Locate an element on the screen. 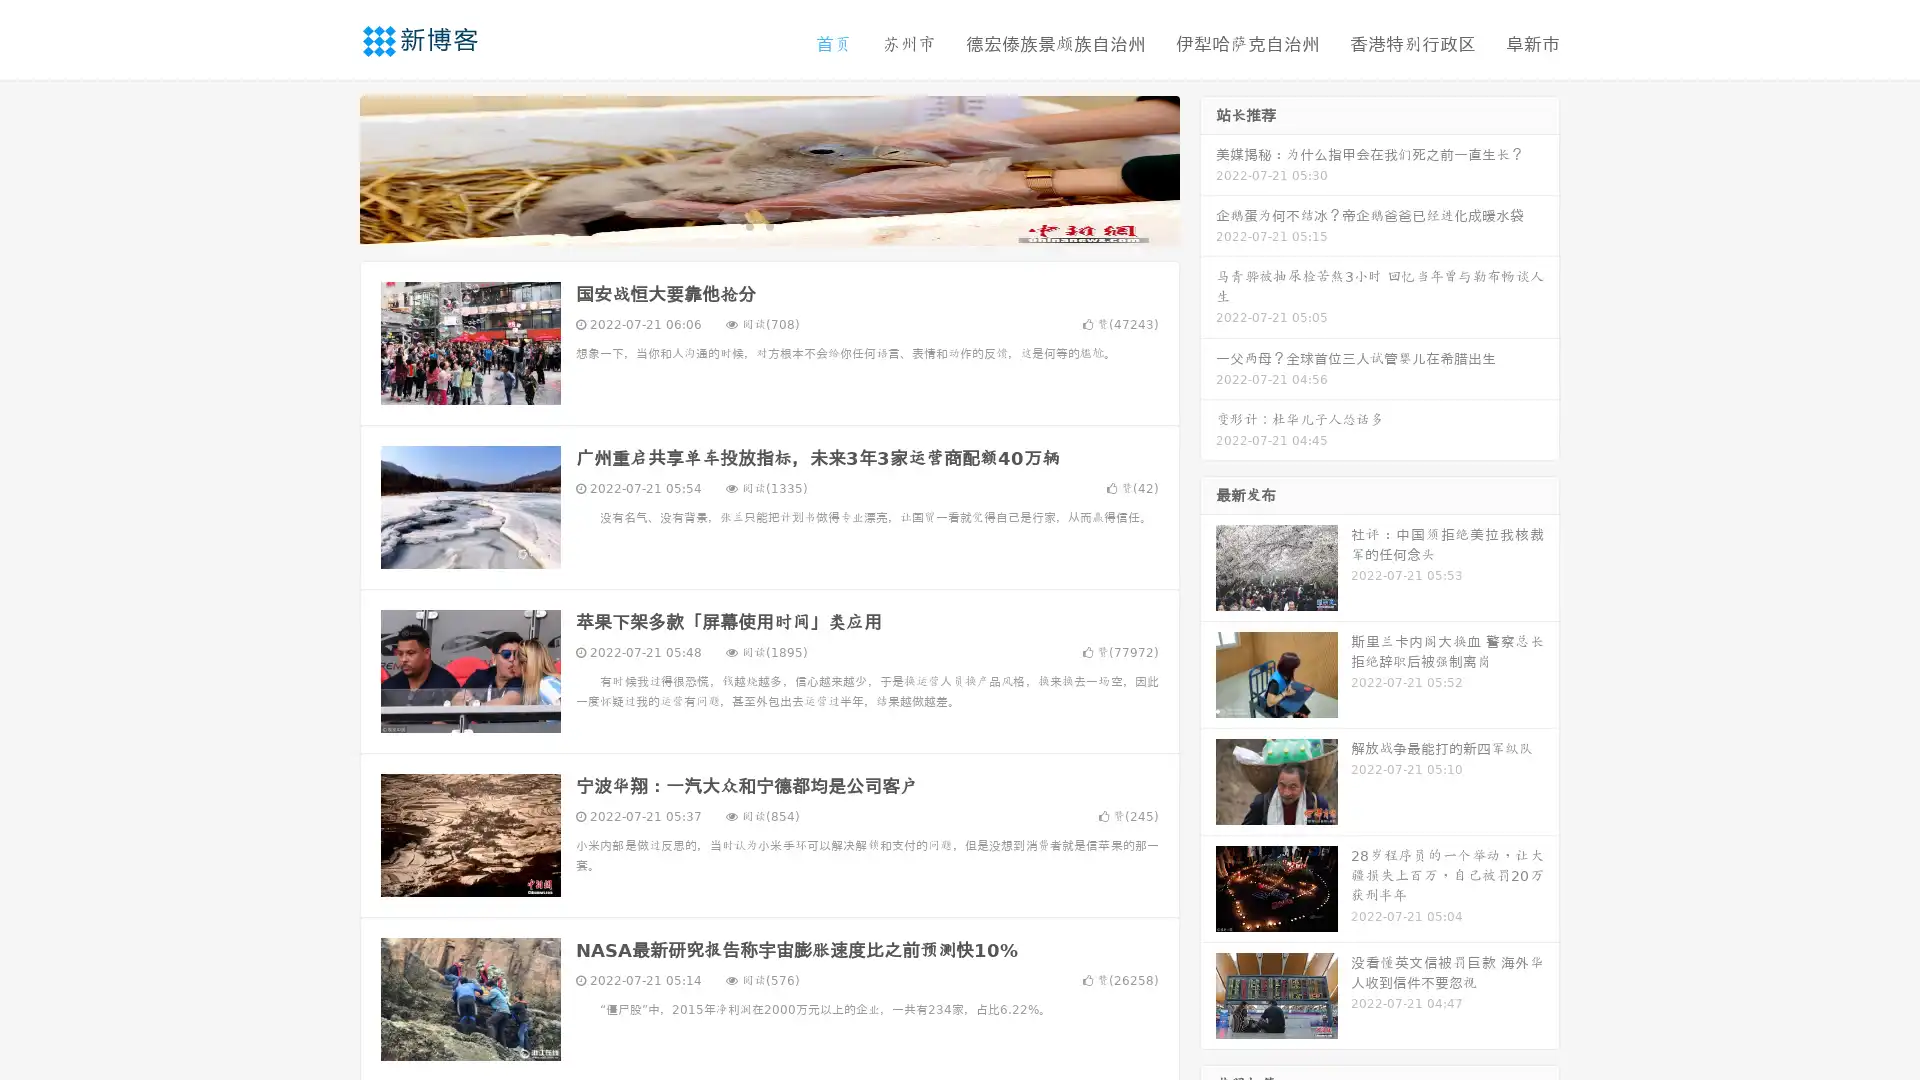 The width and height of the screenshot is (1920, 1080). Previous slide is located at coordinates (330, 168).